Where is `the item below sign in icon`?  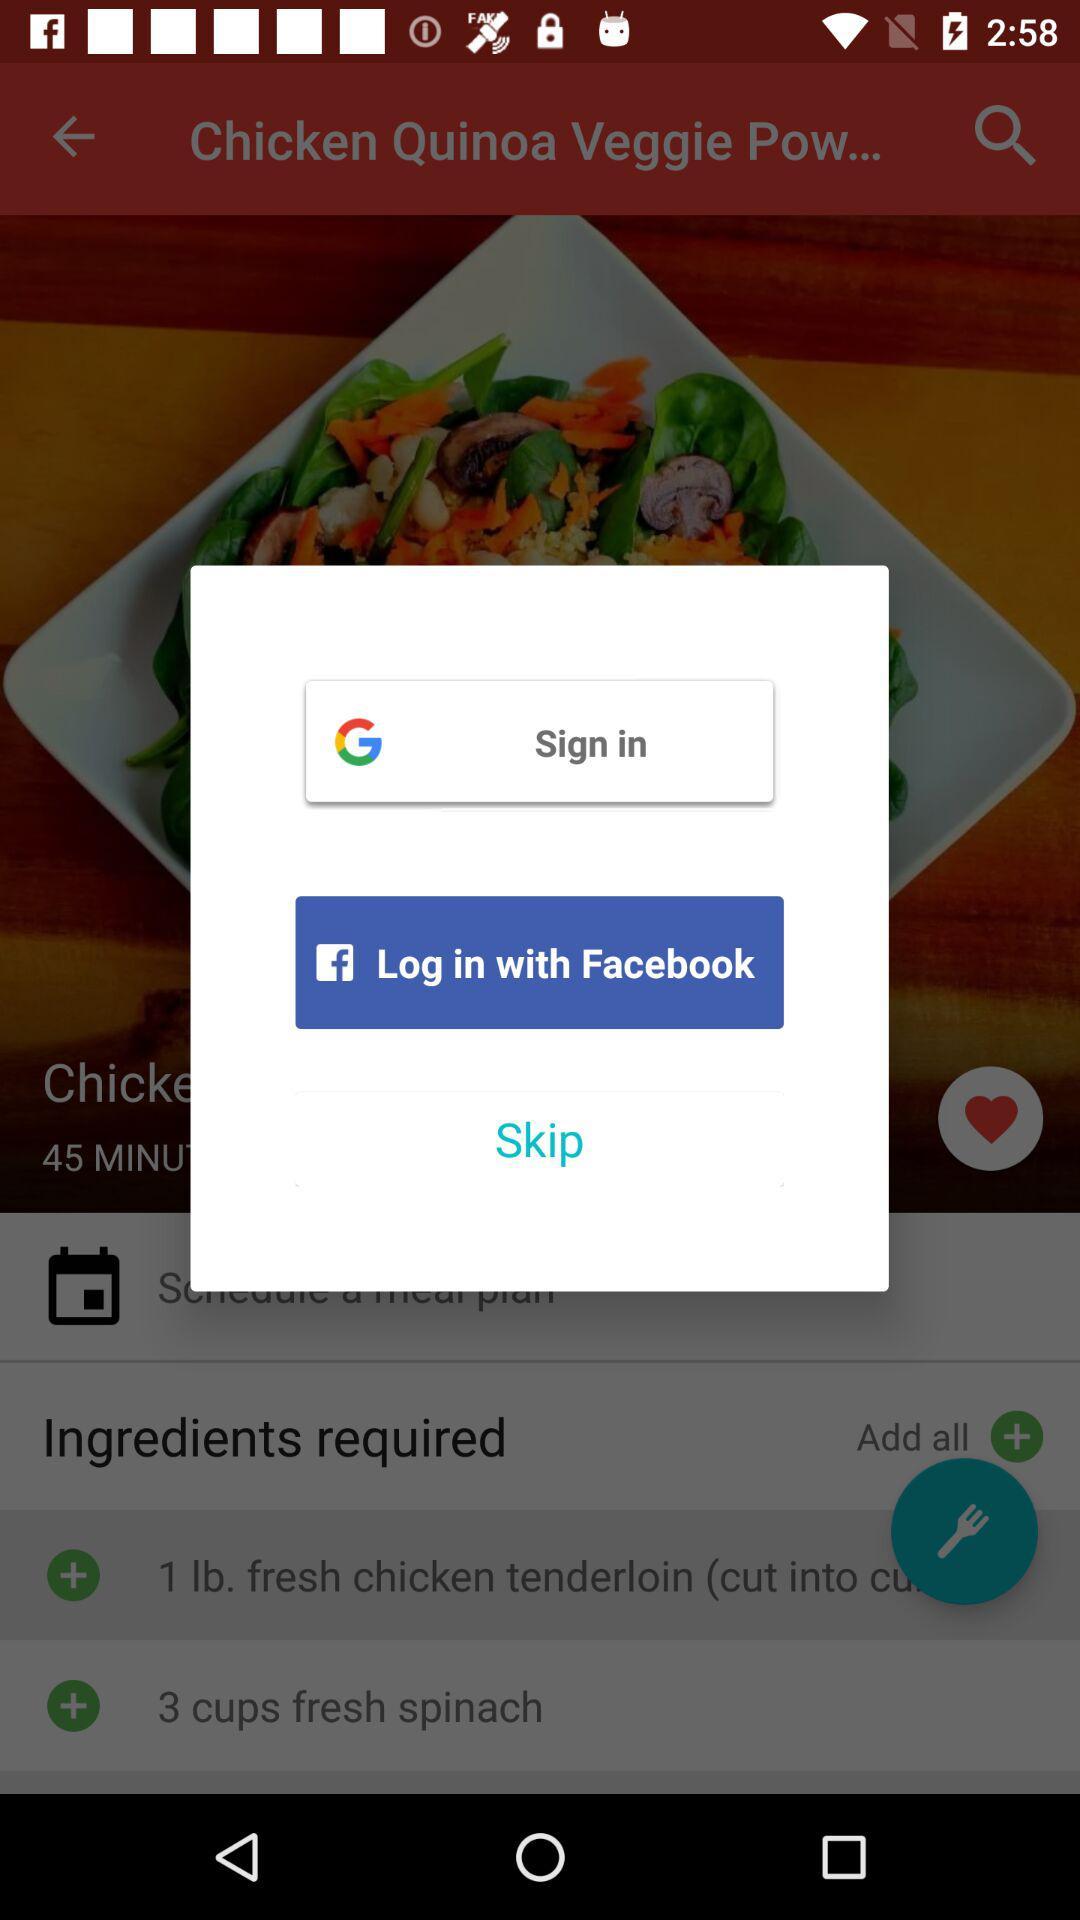 the item below sign in icon is located at coordinates (538, 962).